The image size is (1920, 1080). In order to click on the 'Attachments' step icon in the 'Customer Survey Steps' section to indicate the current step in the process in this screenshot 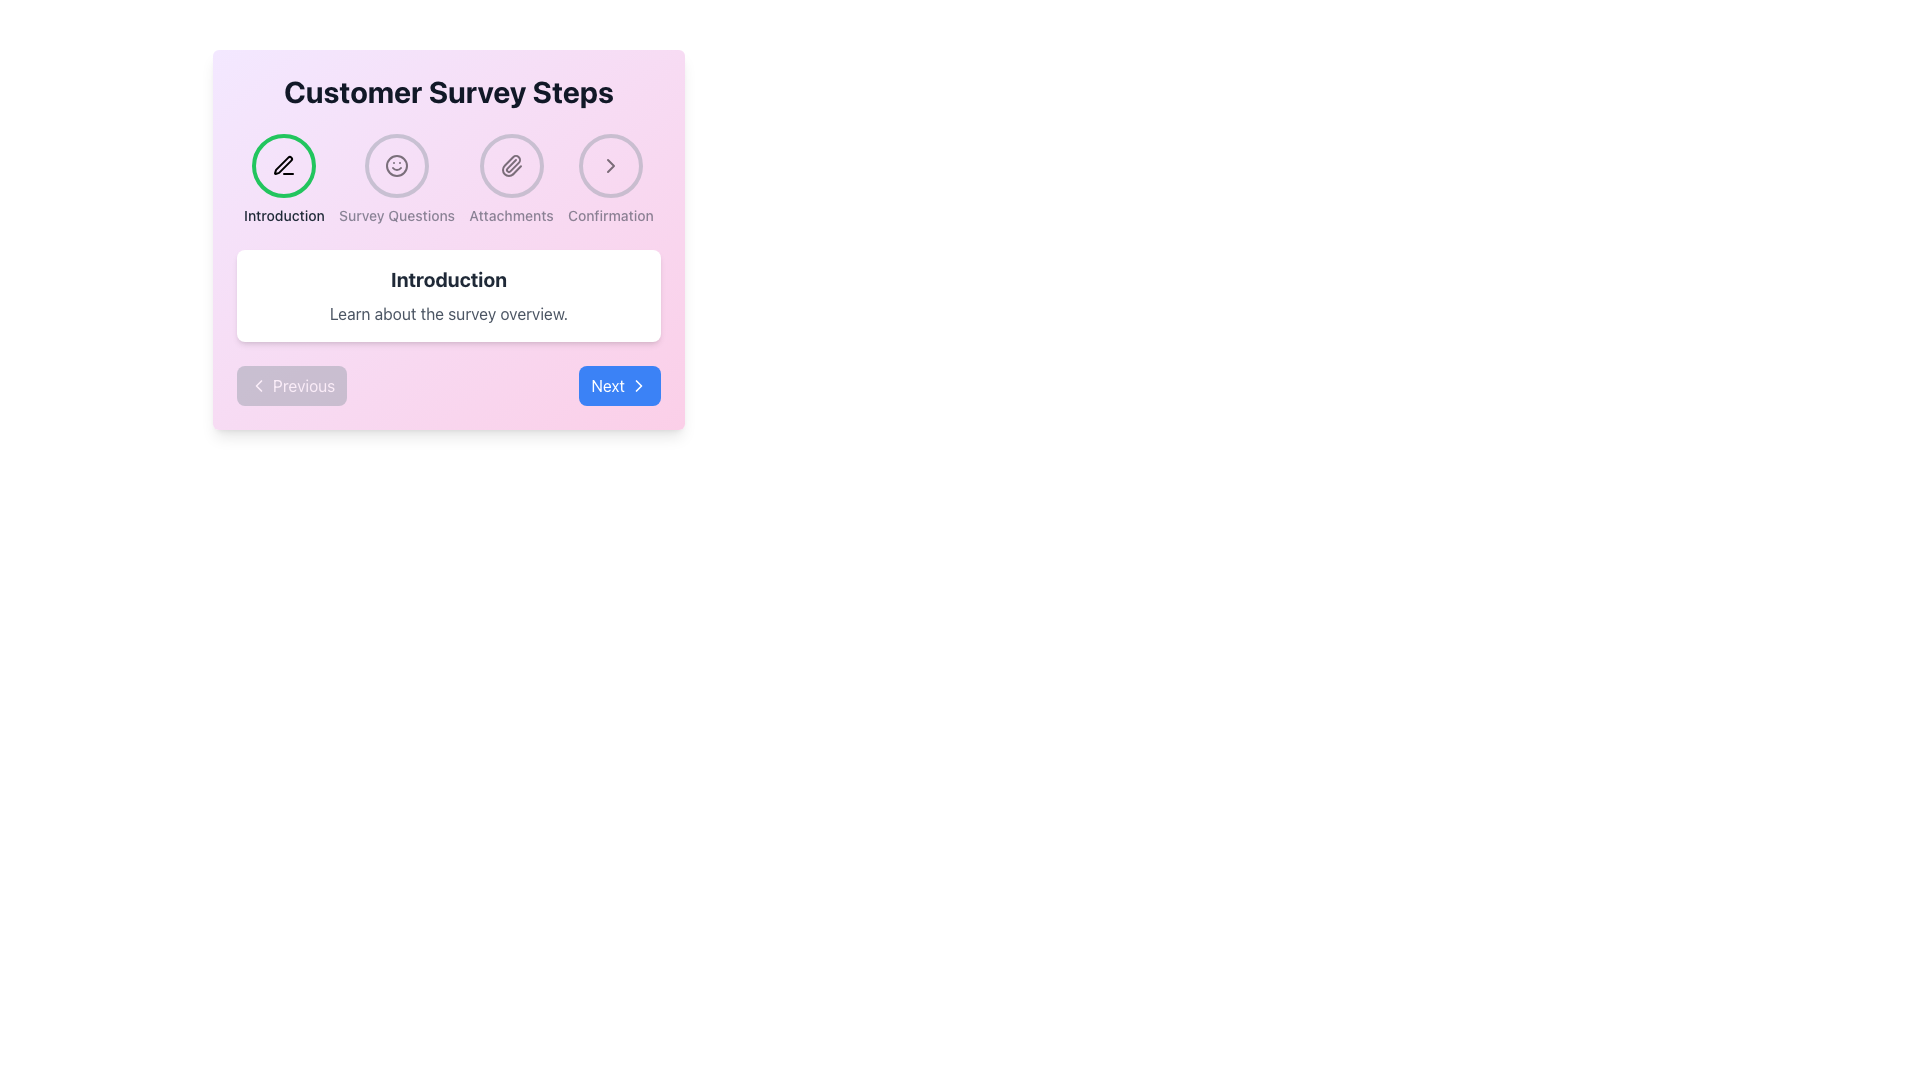, I will do `click(511, 180)`.